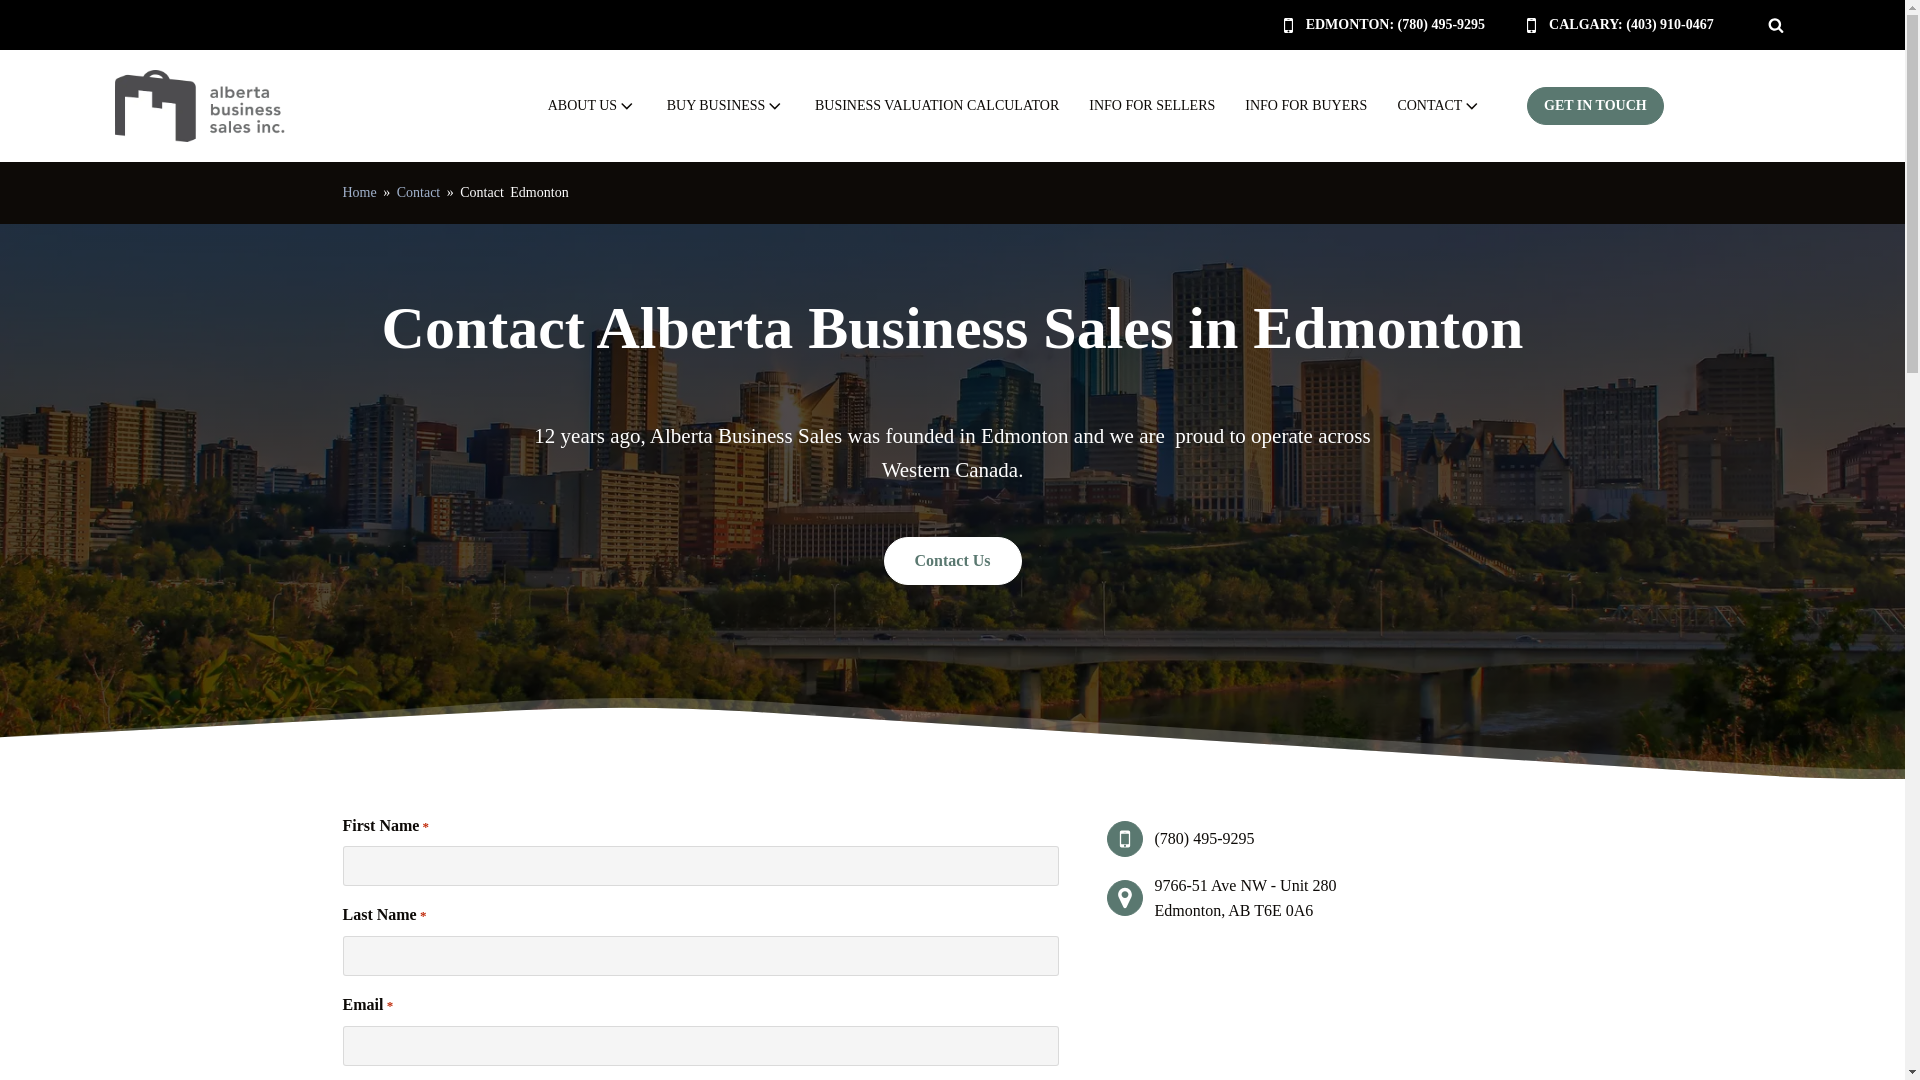  What do you see at coordinates (1380, 24) in the screenshot?
I see `'EDMONTON: (780) 495-9295'` at bounding box center [1380, 24].